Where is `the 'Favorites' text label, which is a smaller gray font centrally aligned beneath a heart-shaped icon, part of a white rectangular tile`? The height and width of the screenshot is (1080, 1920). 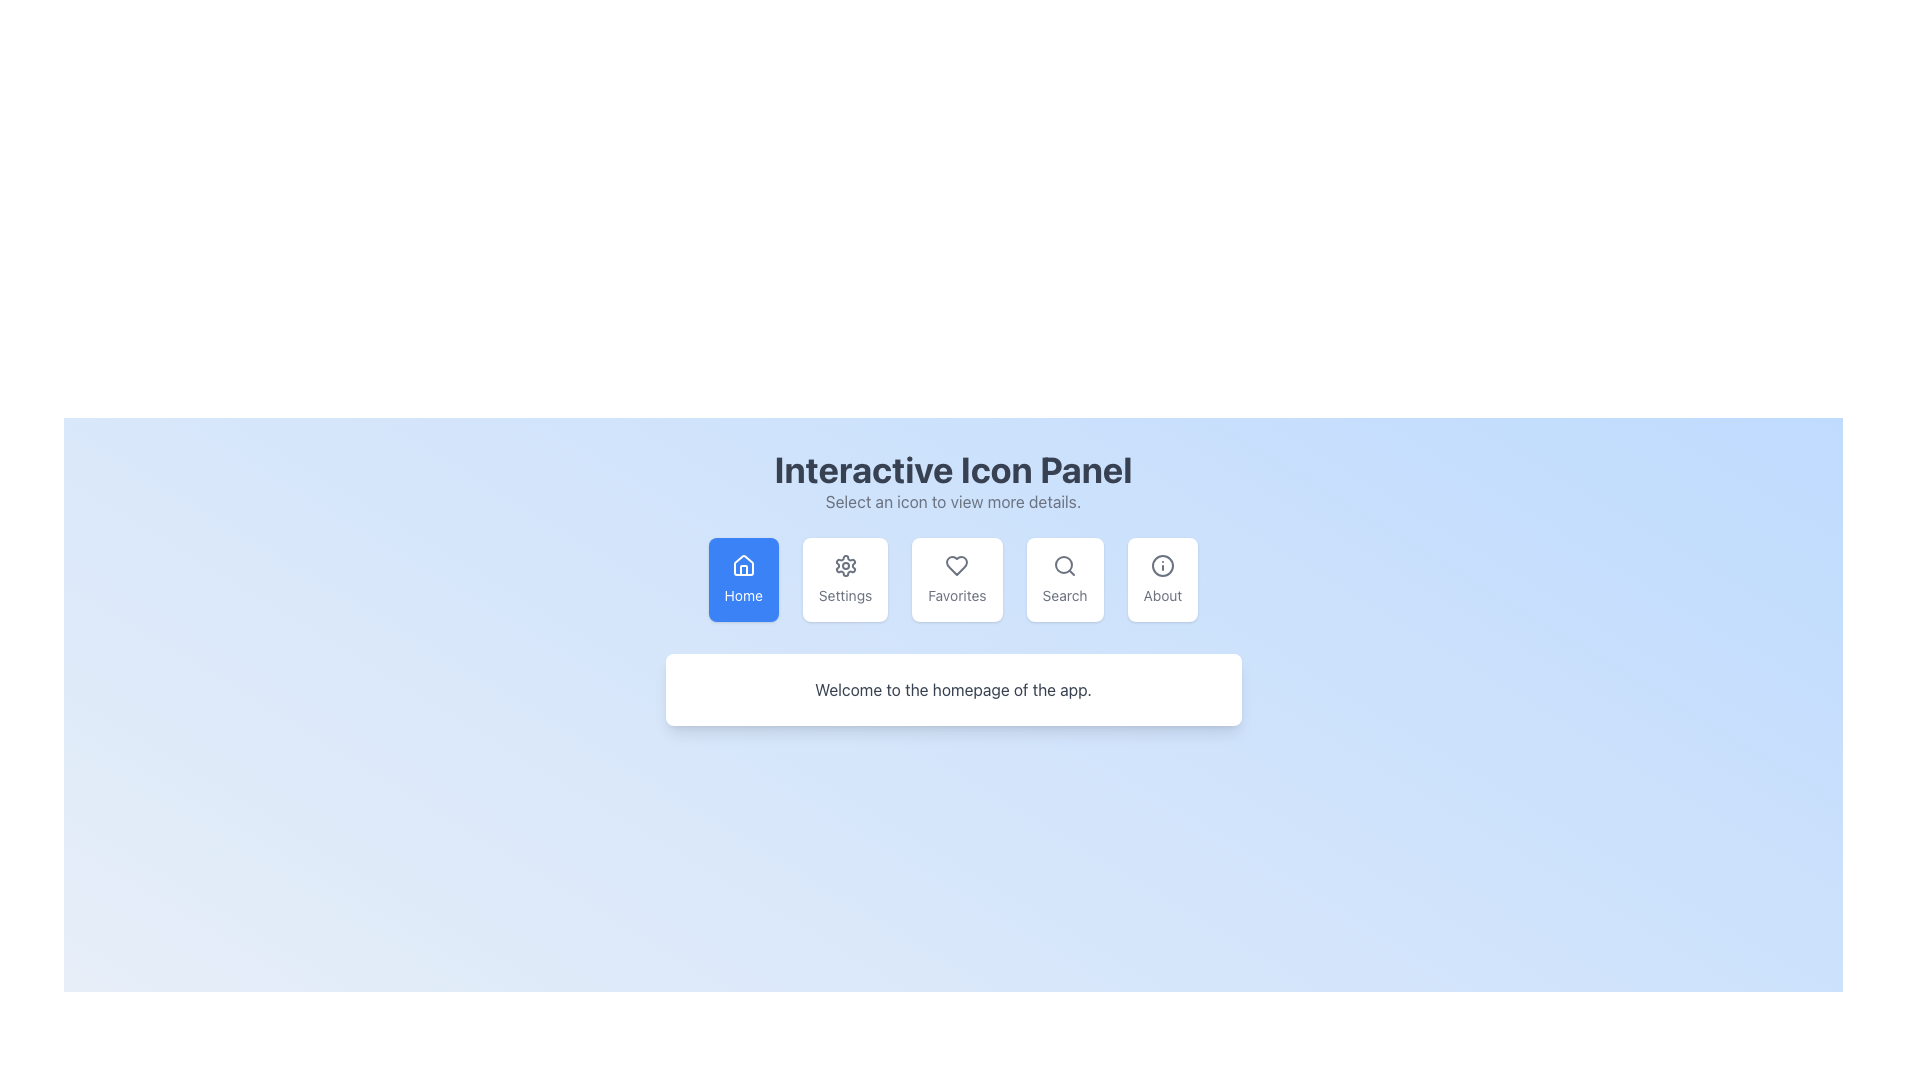
the 'Favorites' text label, which is a smaller gray font centrally aligned beneath a heart-shaped icon, part of a white rectangular tile is located at coordinates (956, 595).